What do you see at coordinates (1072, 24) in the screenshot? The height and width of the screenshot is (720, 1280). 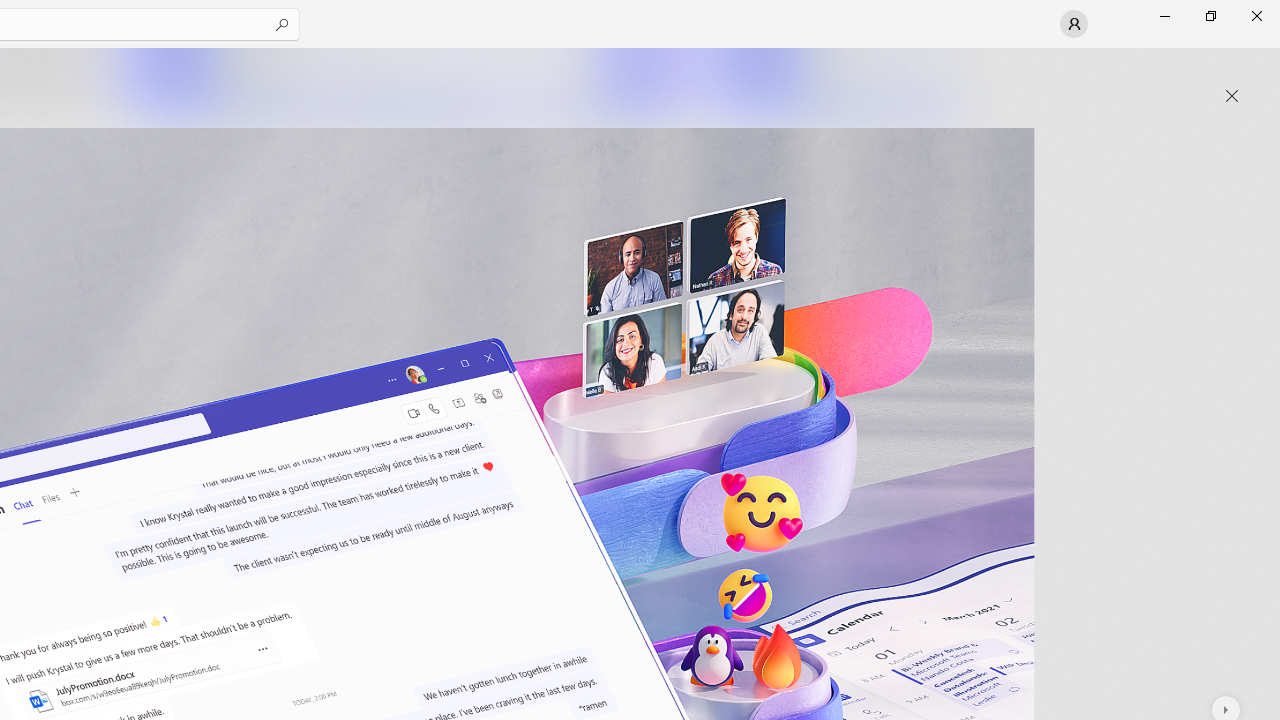 I see `'User profile'` at bounding box center [1072, 24].